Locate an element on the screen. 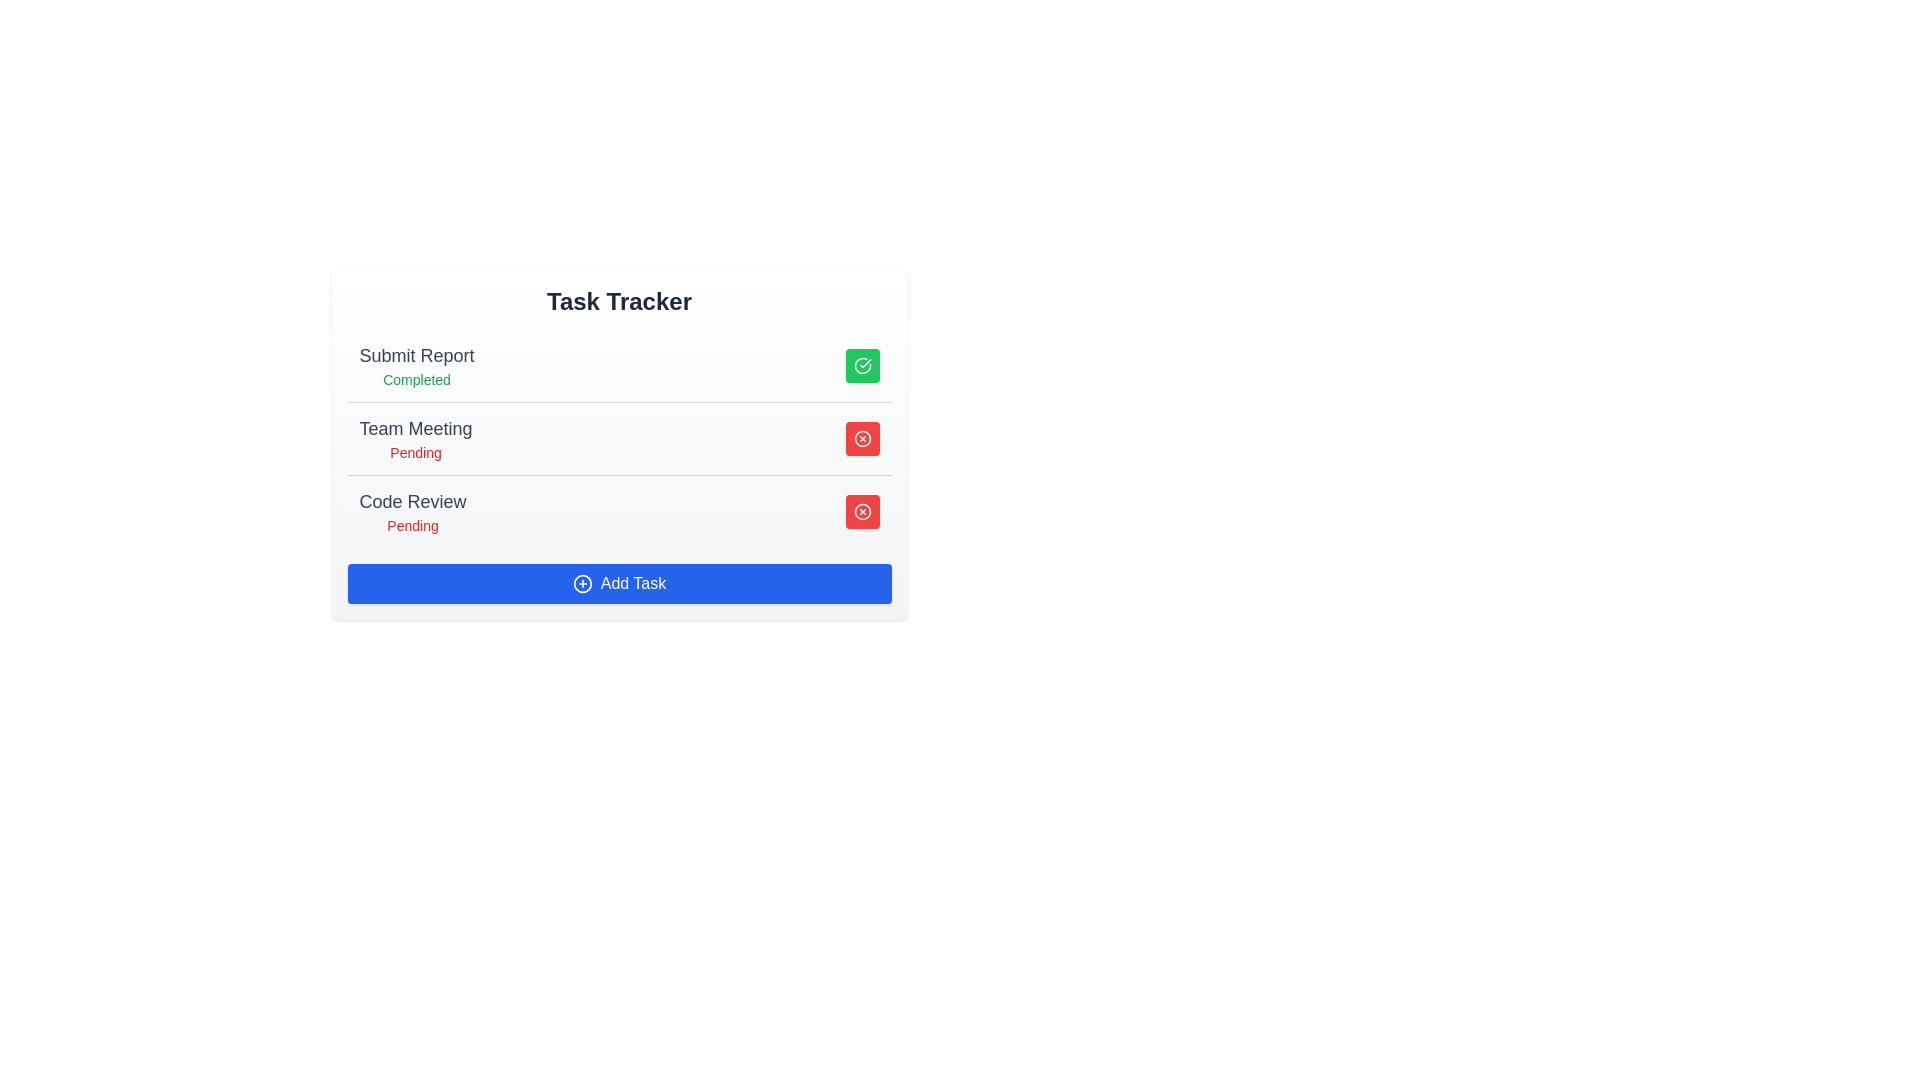 The width and height of the screenshot is (1920, 1080). the 'Submit Report' text label by tabbing to it is located at coordinates (416, 354).